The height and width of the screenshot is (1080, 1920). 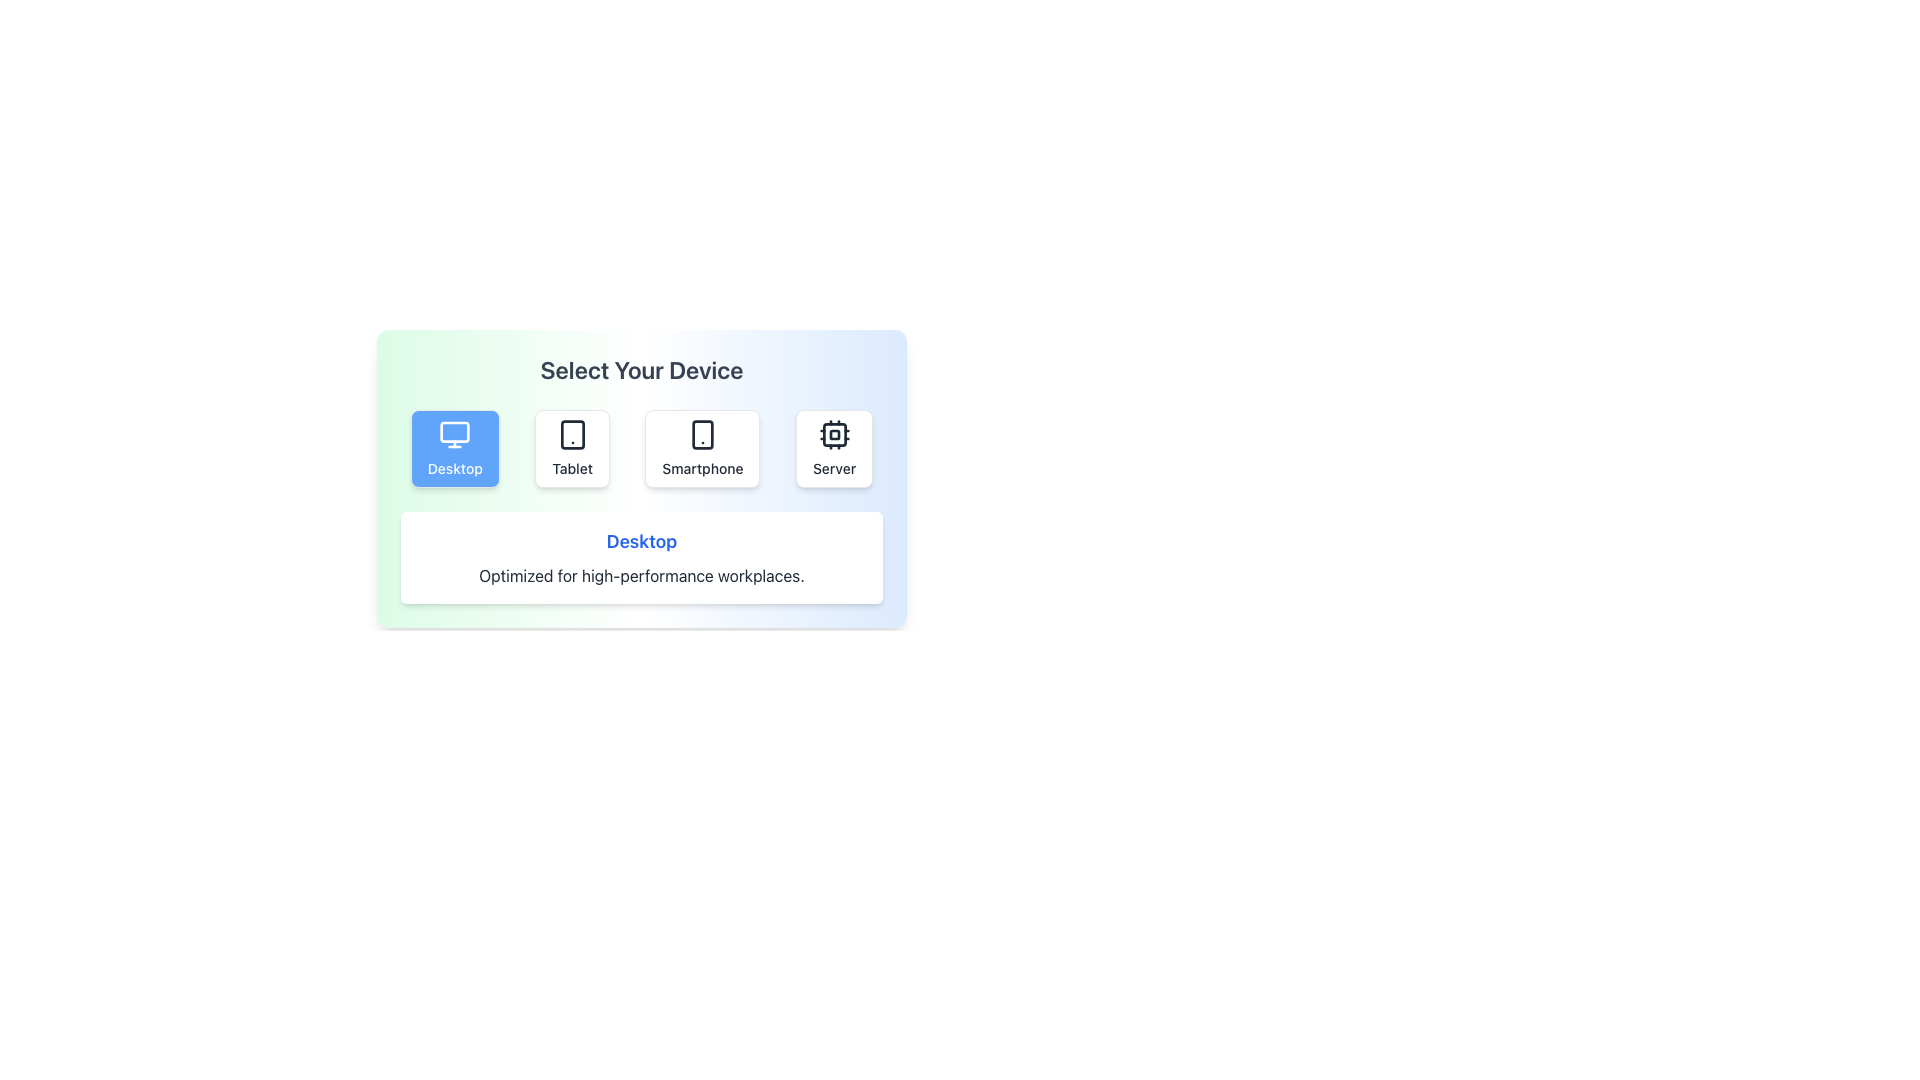 I want to click on descriptive label of the Text Label that indicates the type of device represented by the associated icon above it, so click(x=571, y=469).